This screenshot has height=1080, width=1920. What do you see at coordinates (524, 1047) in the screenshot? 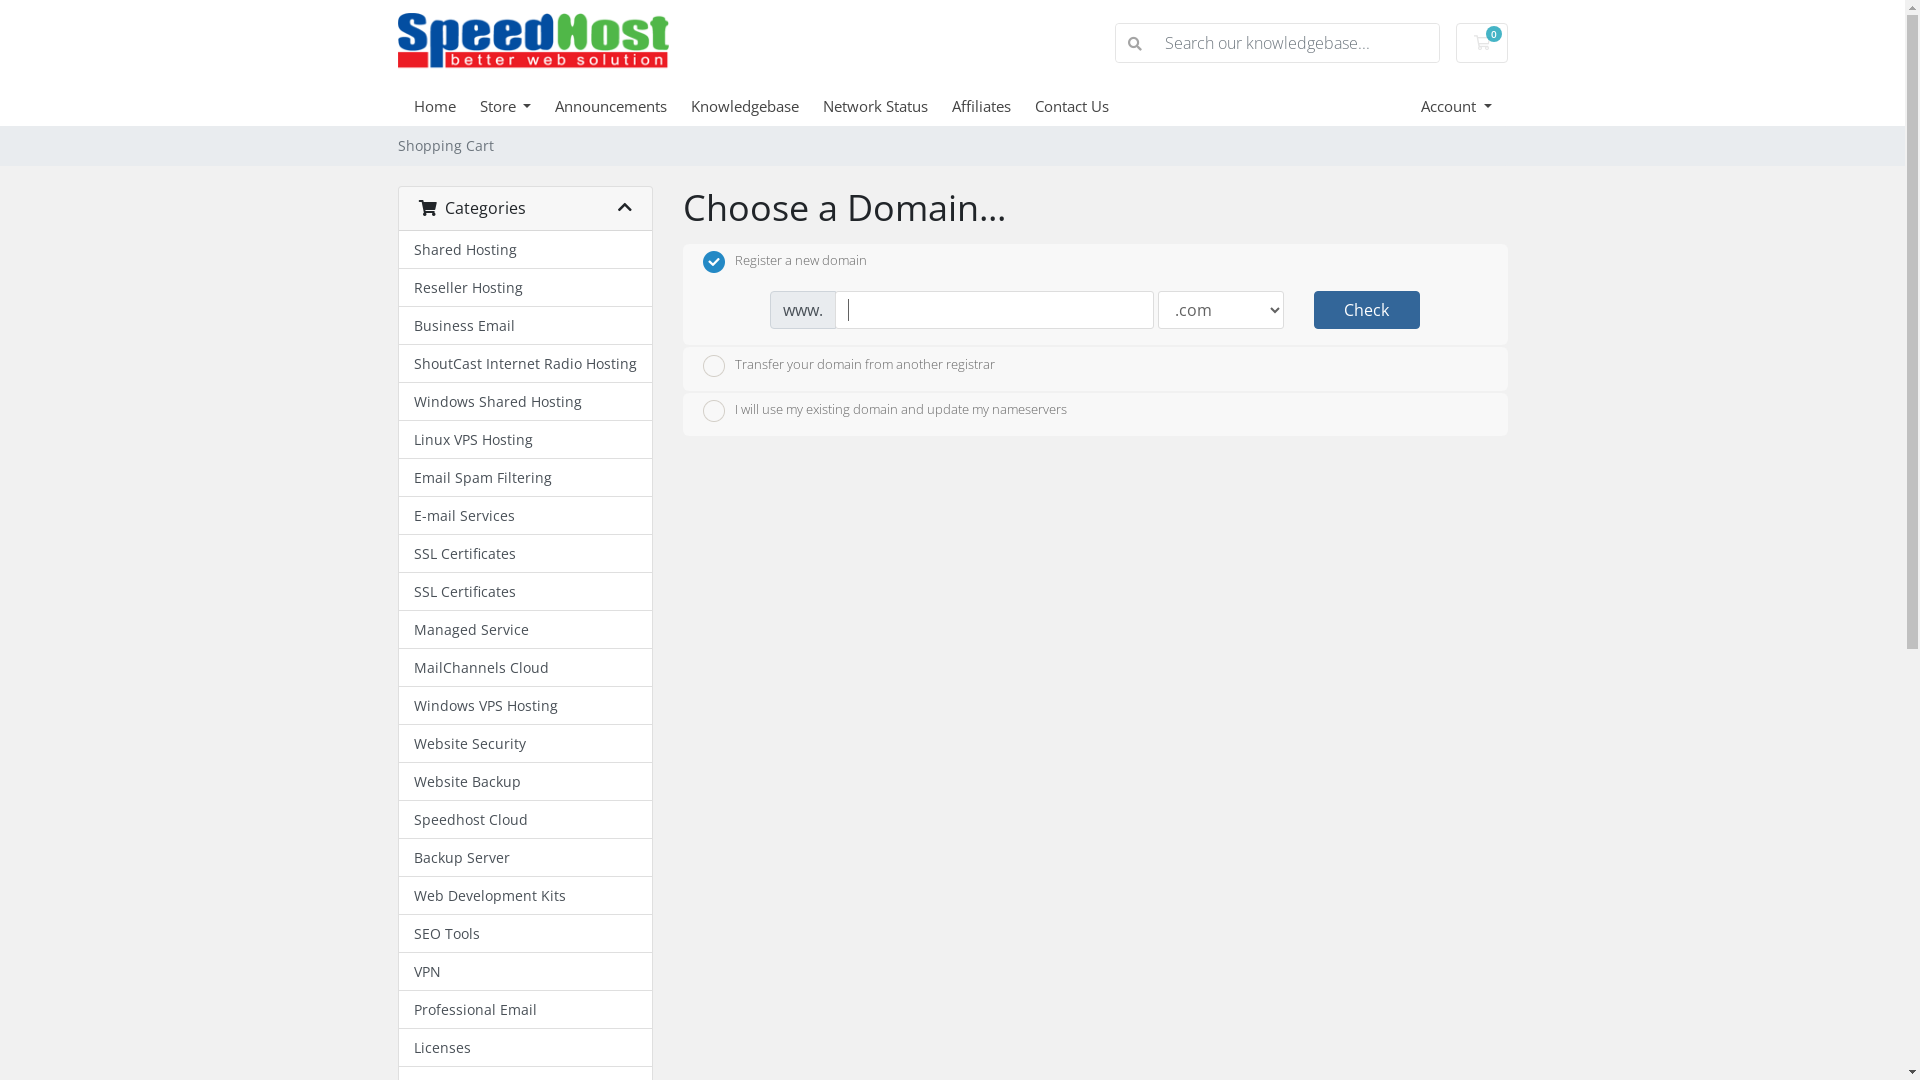
I see `'Licenses'` at bounding box center [524, 1047].